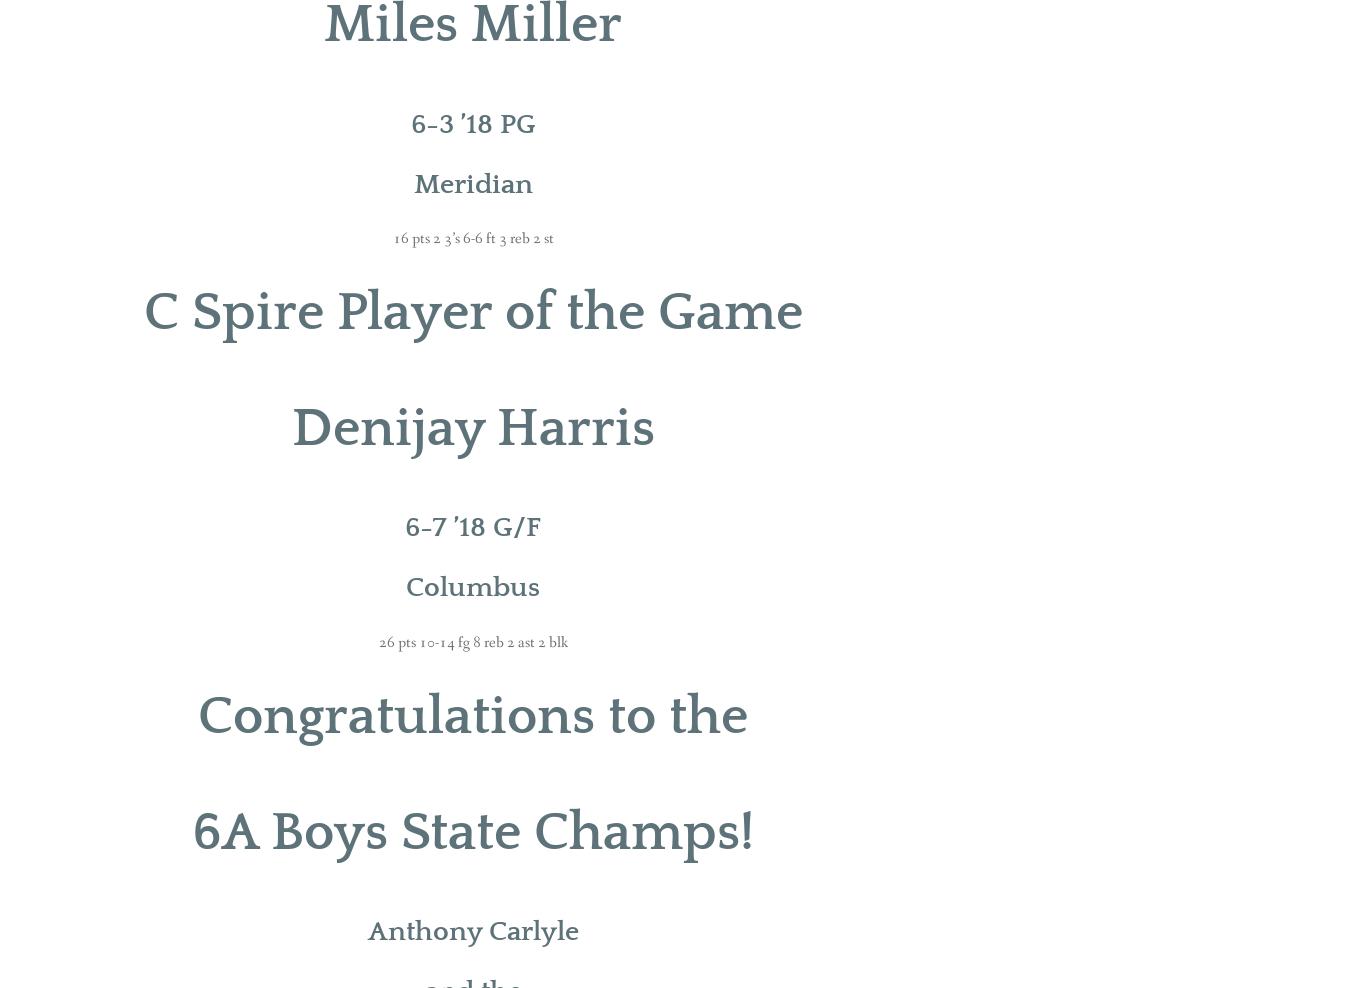  I want to click on 'Denijay Harris', so click(290, 427).